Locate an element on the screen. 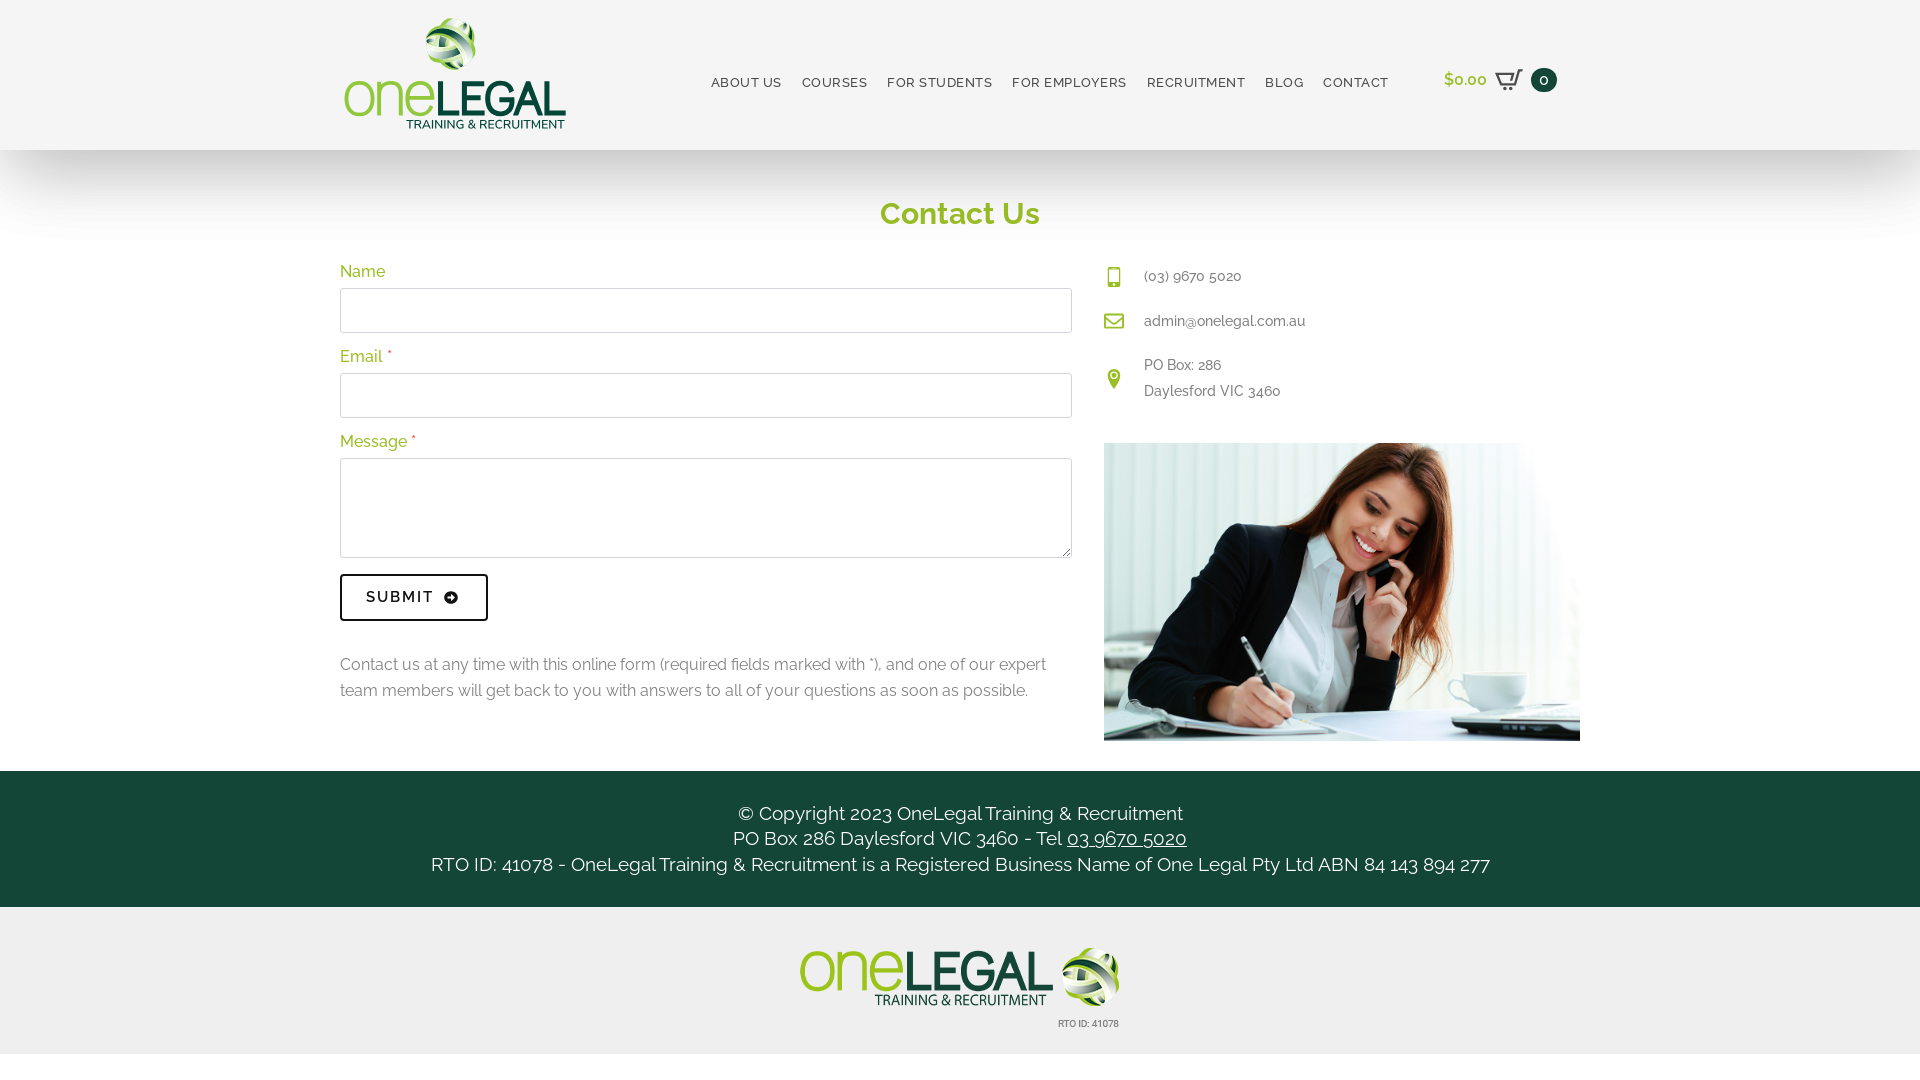 This screenshot has height=1080, width=1920. 'RECRUITMENT' is located at coordinates (1137, 81).